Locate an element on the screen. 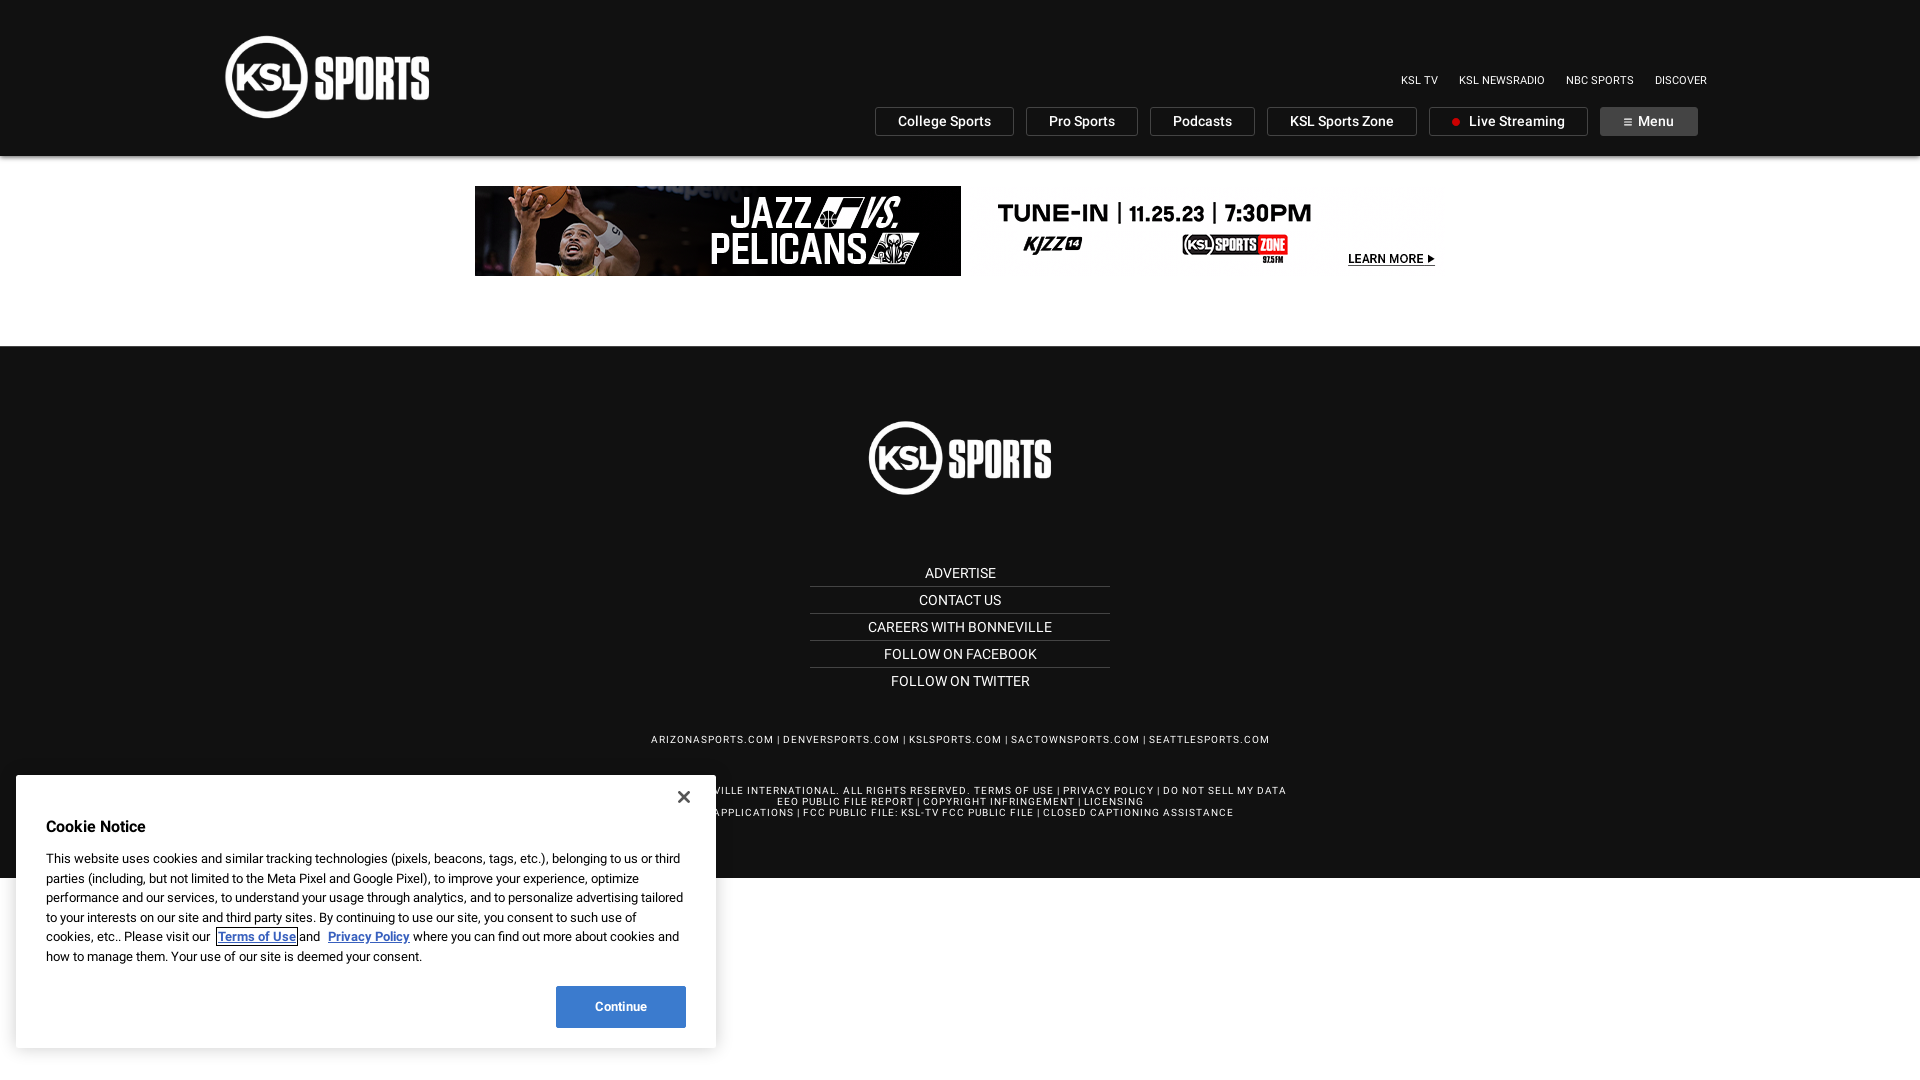  'FCC APPLICATIONS' is located at coordinates (738, 812).